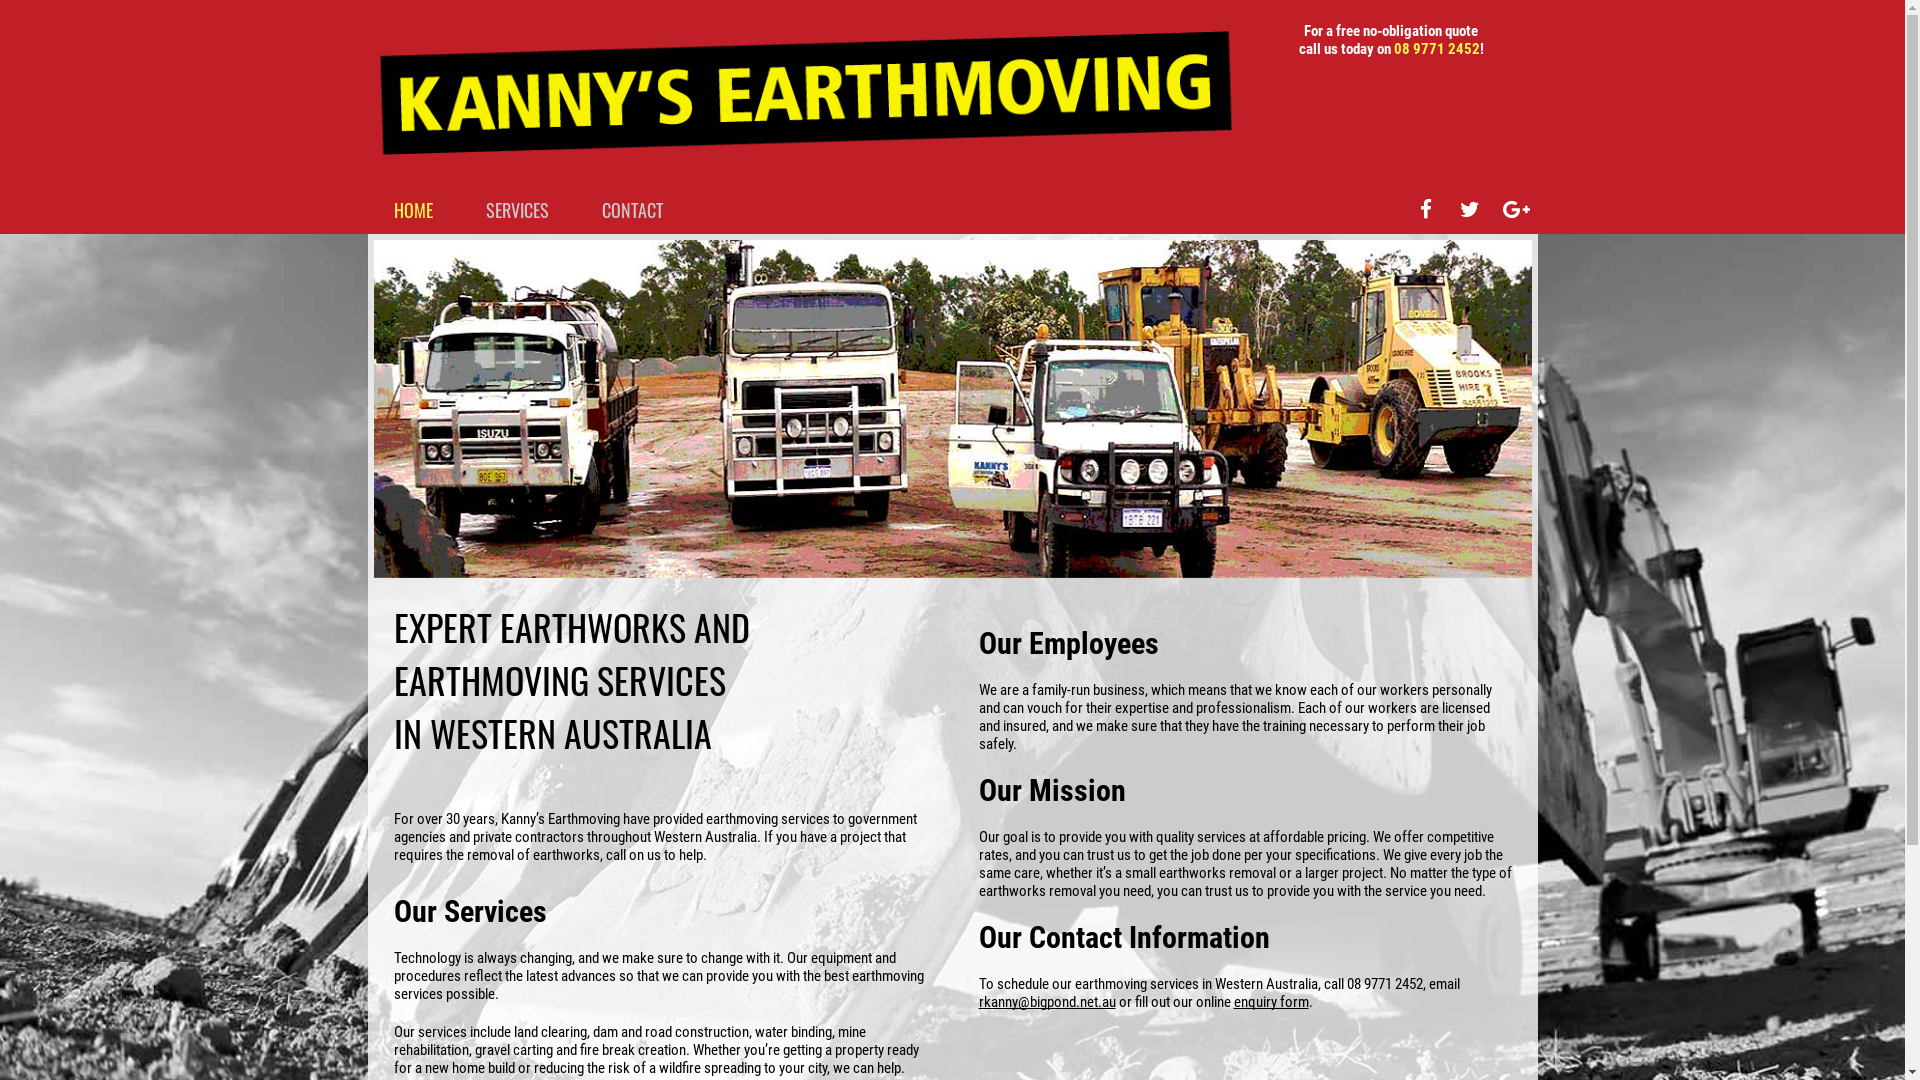 This screenshot has height=1080, width=1920. I want to click on '08 9771 2452', so click(1435, 48).